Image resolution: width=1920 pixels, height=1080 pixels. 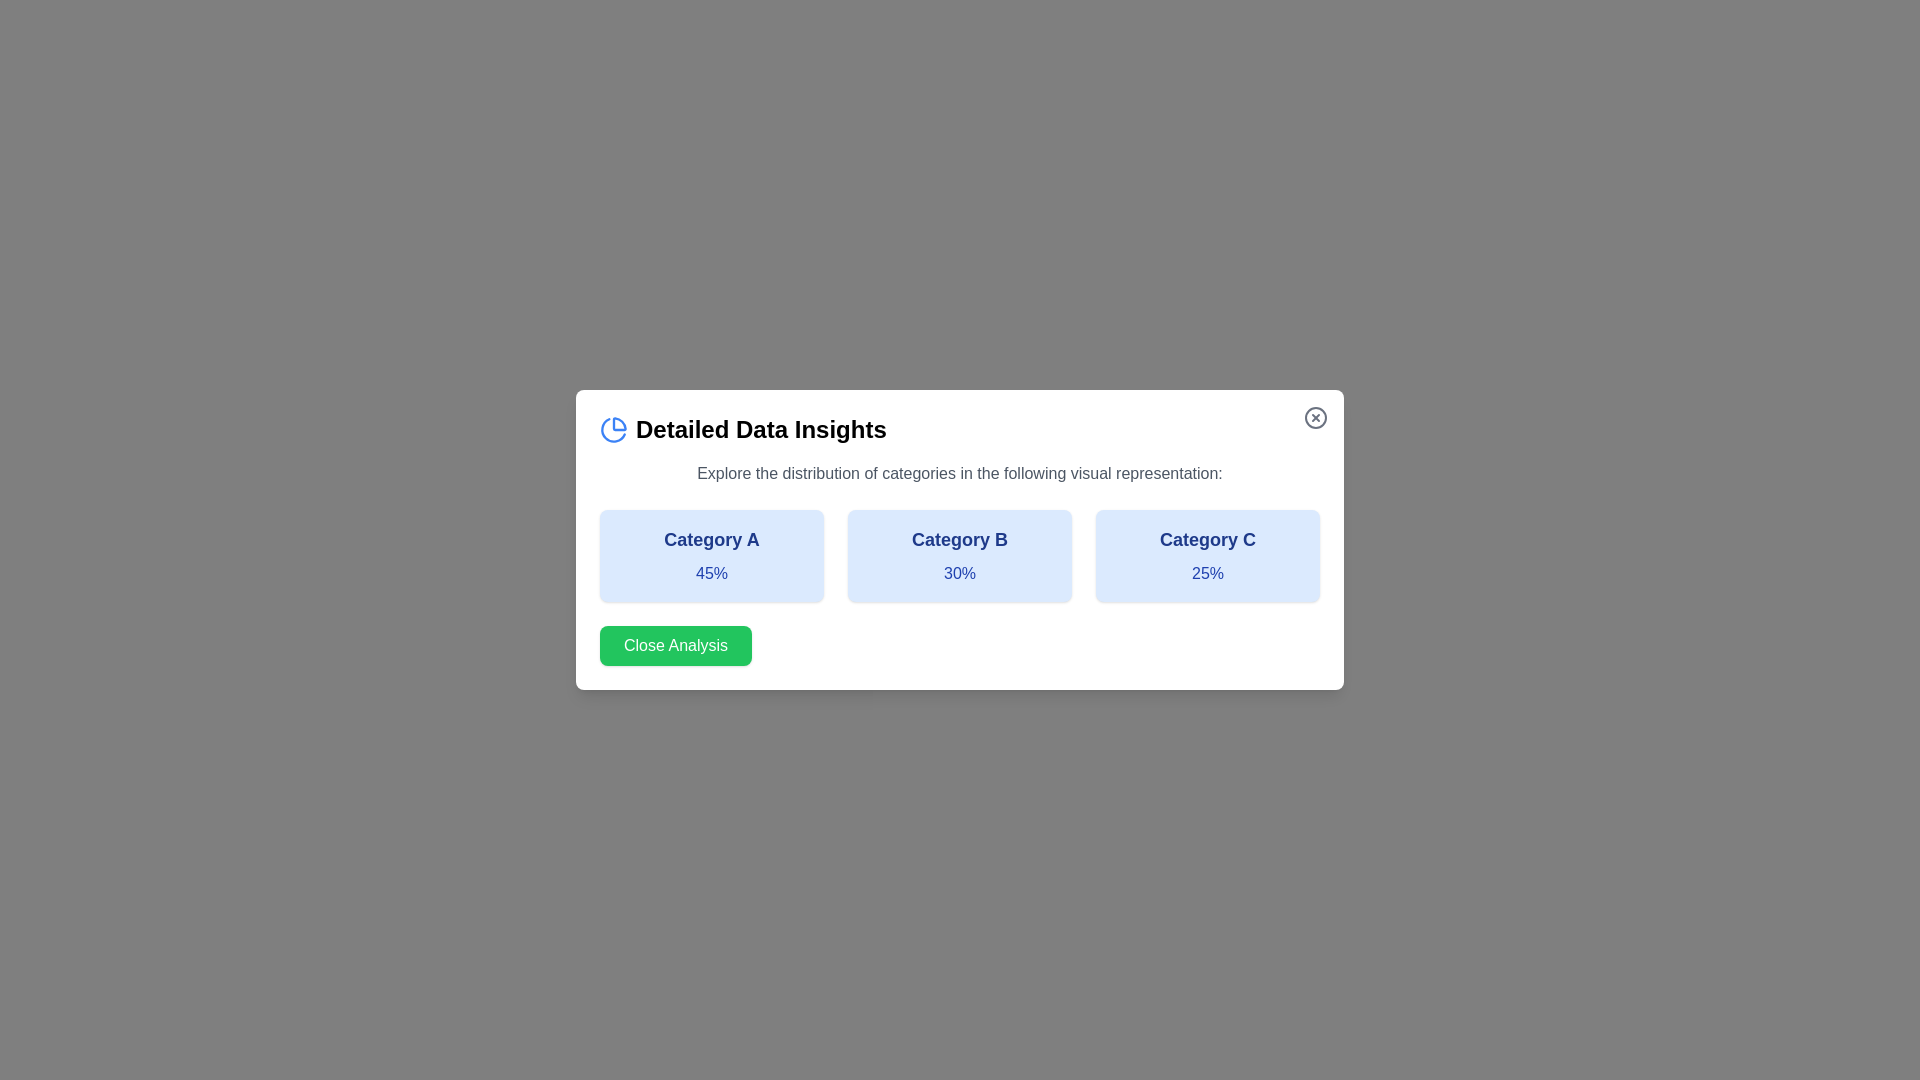 What do you see at coordinates (960, 474) in the screenshot?
I see `the text description element that reads 'Explore the distribution of categories in the following visual representation:' located centrally below the title 'Detailed Data Insights'` at bounding box center [960, 474].